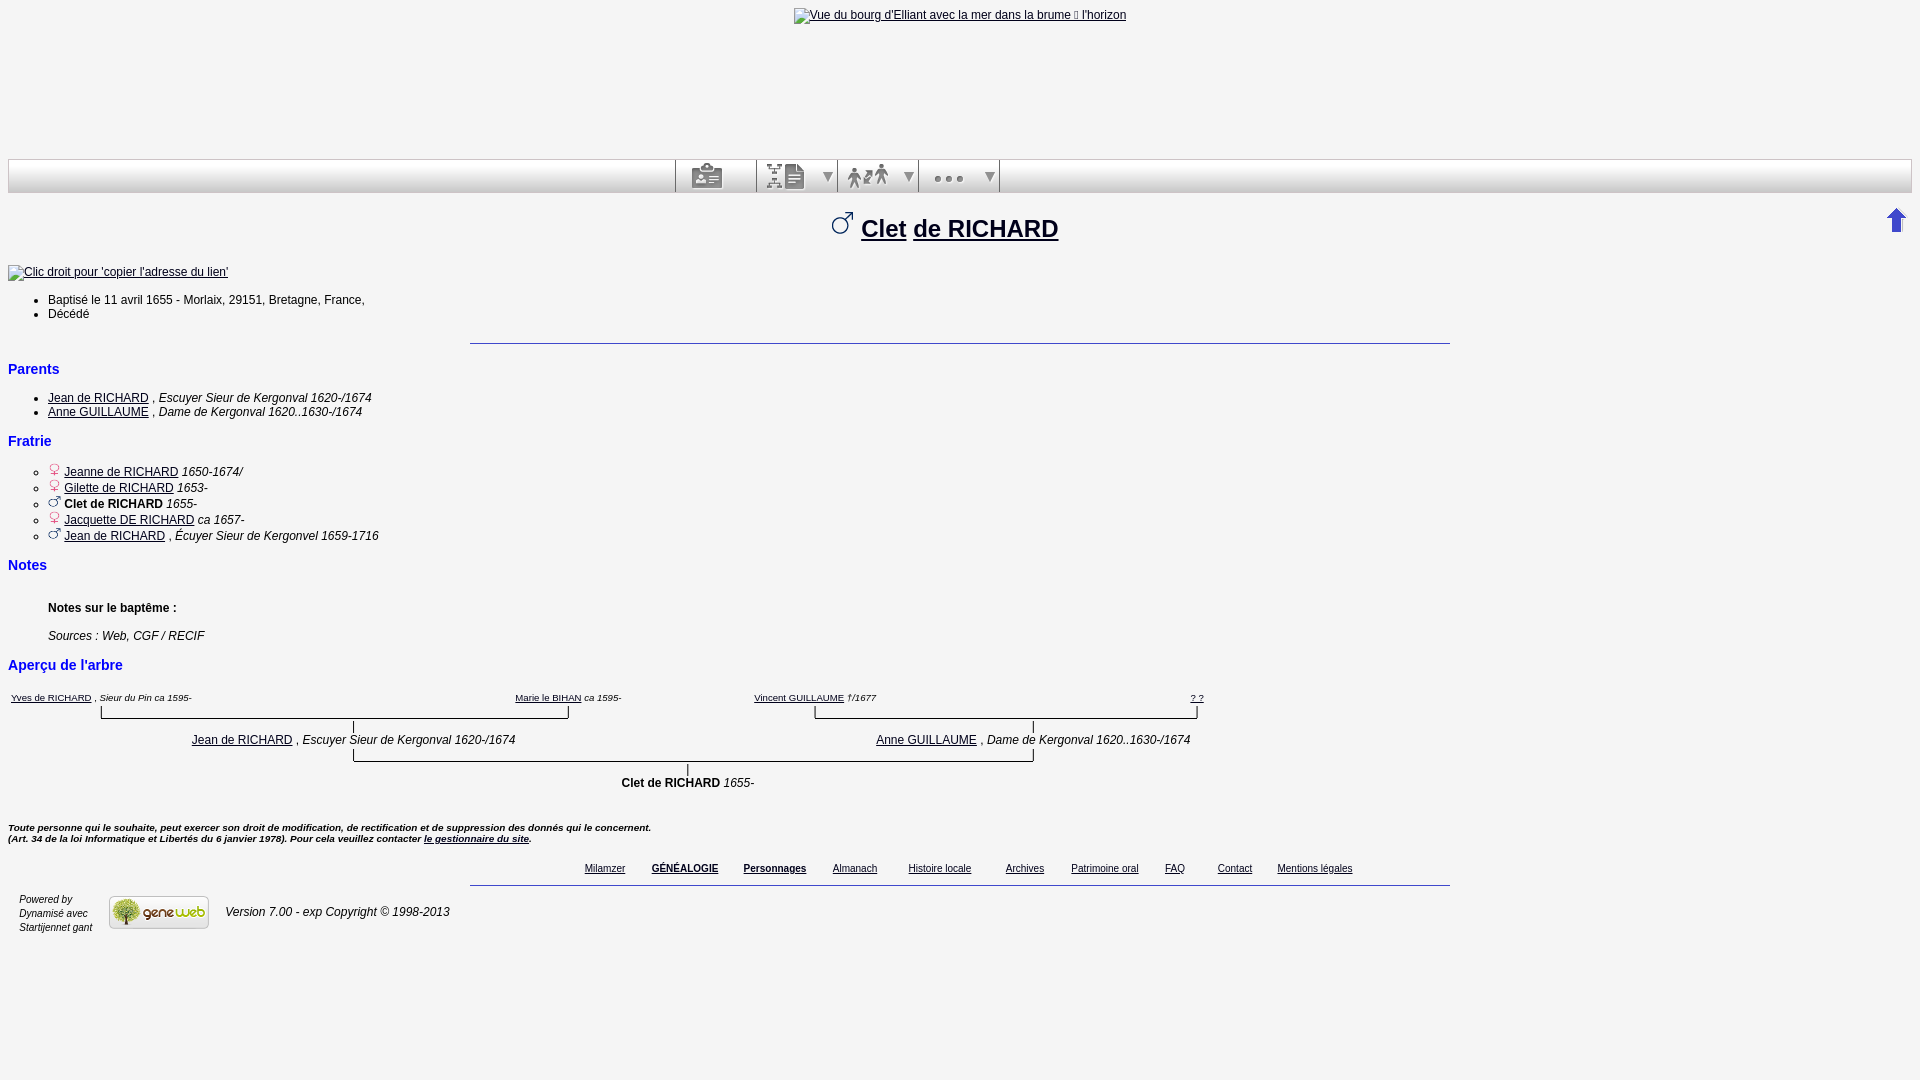 The height and width of the screenshot is (1080, 1920). I want to click on 'Contact', so click(1233, 866).